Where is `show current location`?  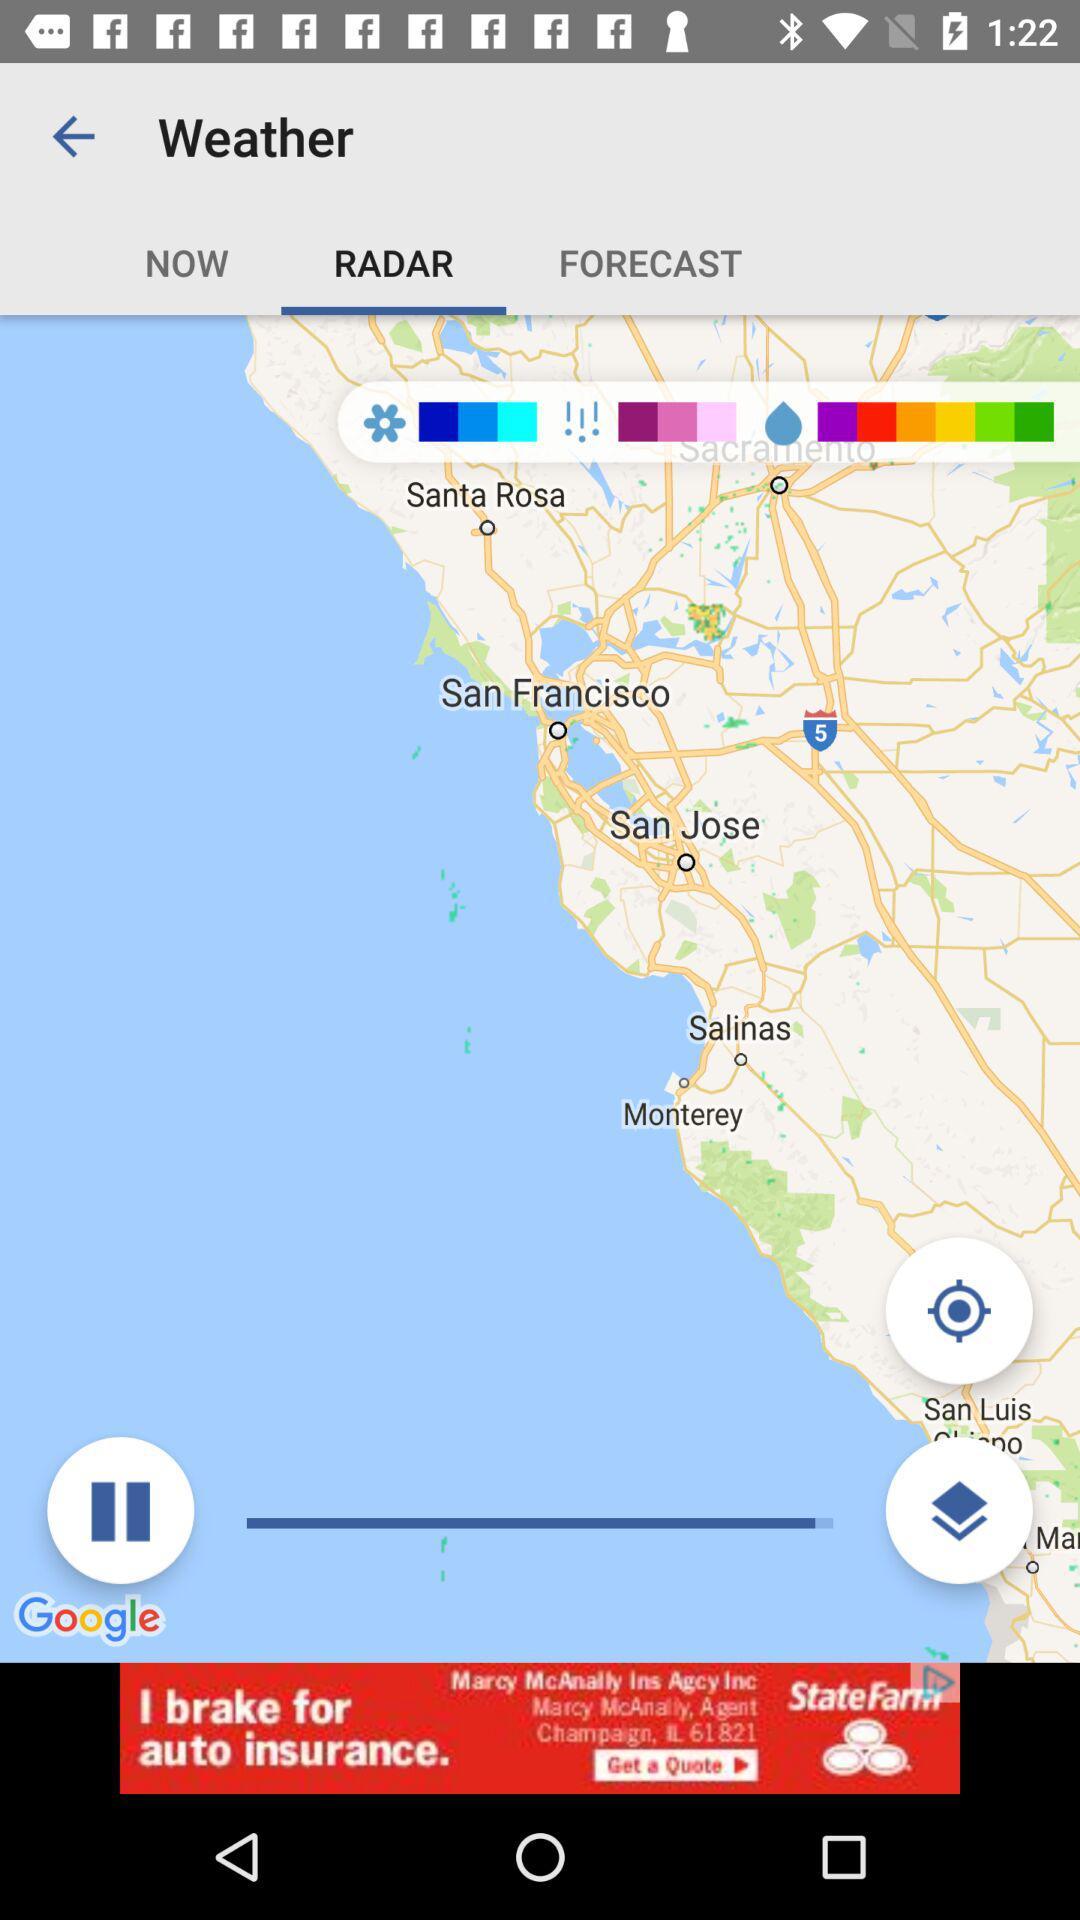
show current location is located at coordinates (958, 1310).